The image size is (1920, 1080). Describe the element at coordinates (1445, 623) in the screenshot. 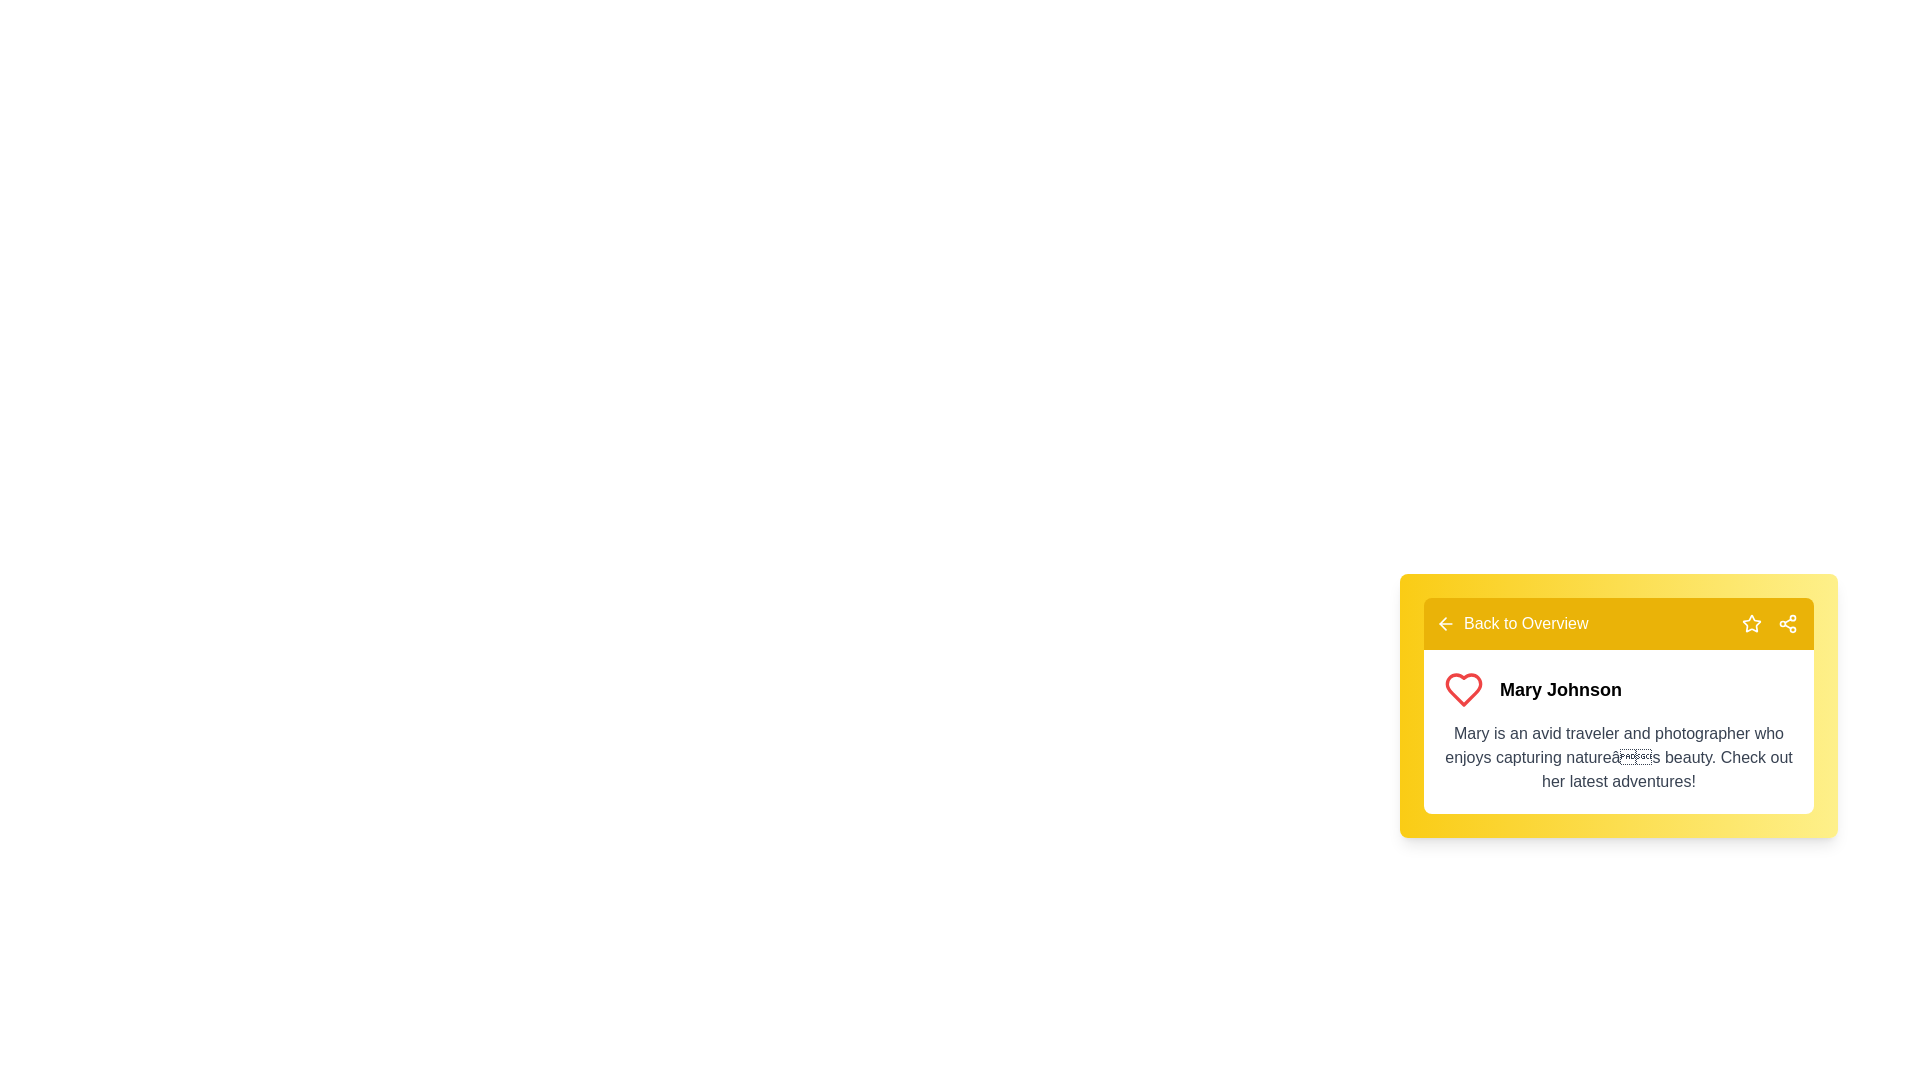

I see `the leftward arrow icon on the yellow background` at that location.